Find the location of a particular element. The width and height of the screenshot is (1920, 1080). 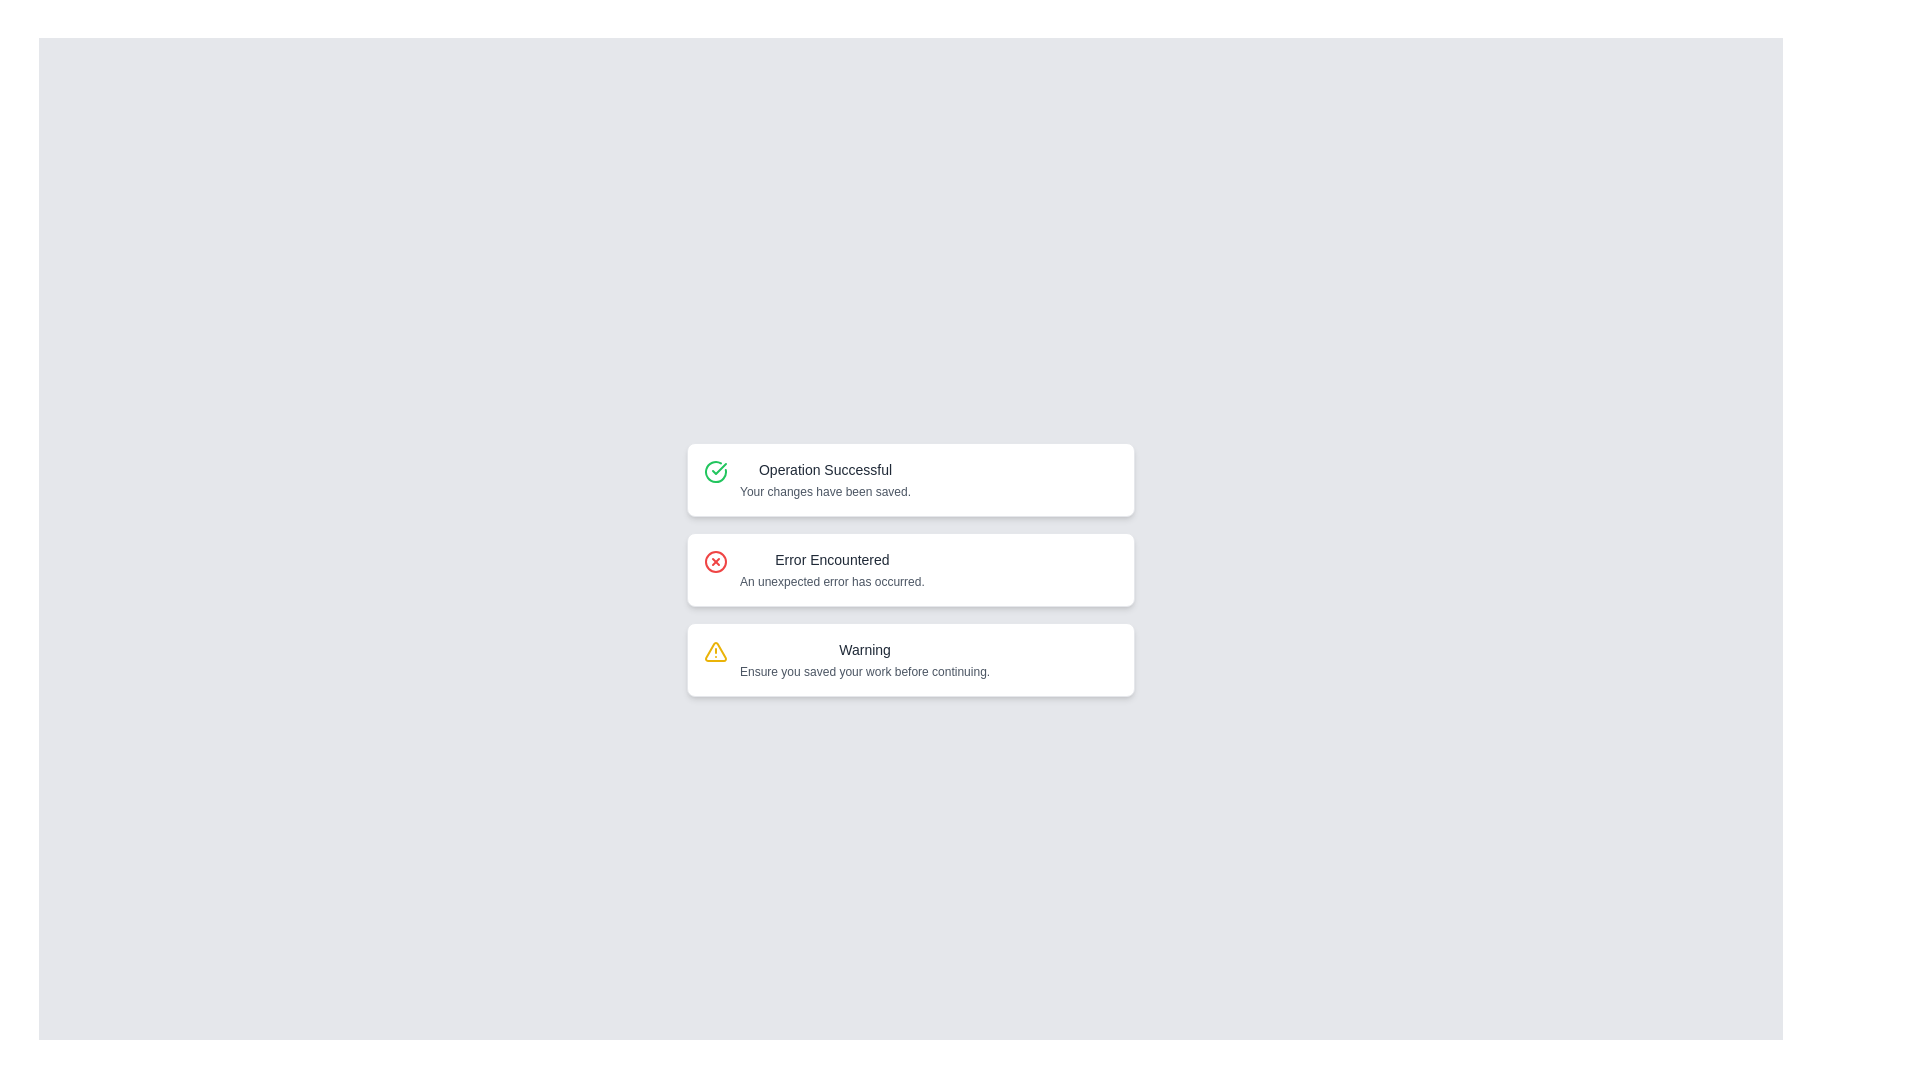

the information displayed in the second textual notification block, which indicates an unexpected error is located at coordinates (832, 570).